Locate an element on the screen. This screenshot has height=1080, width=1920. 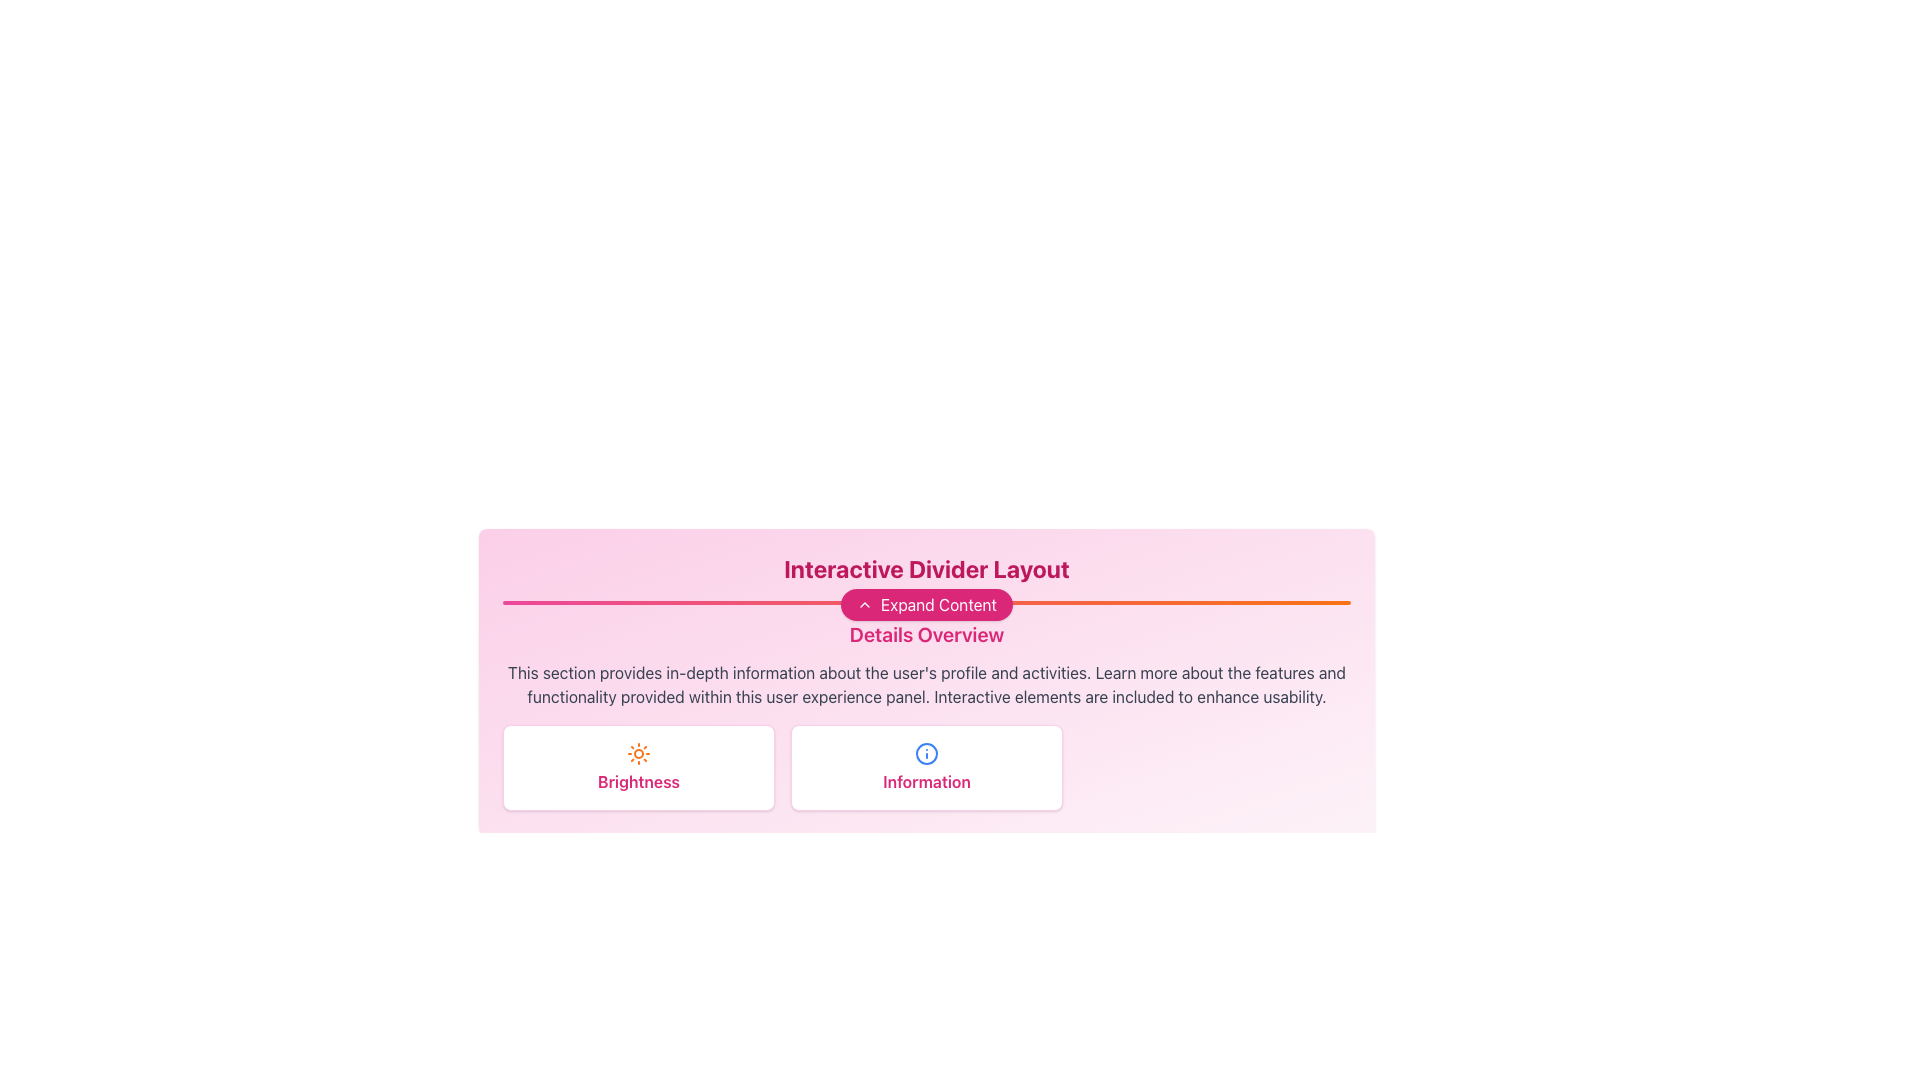
the text label that reads 'Information', which is styled in pink with a bold font, located at the bottom-center of the interface beneath a blue information icon is located at coordinates (925, 781).